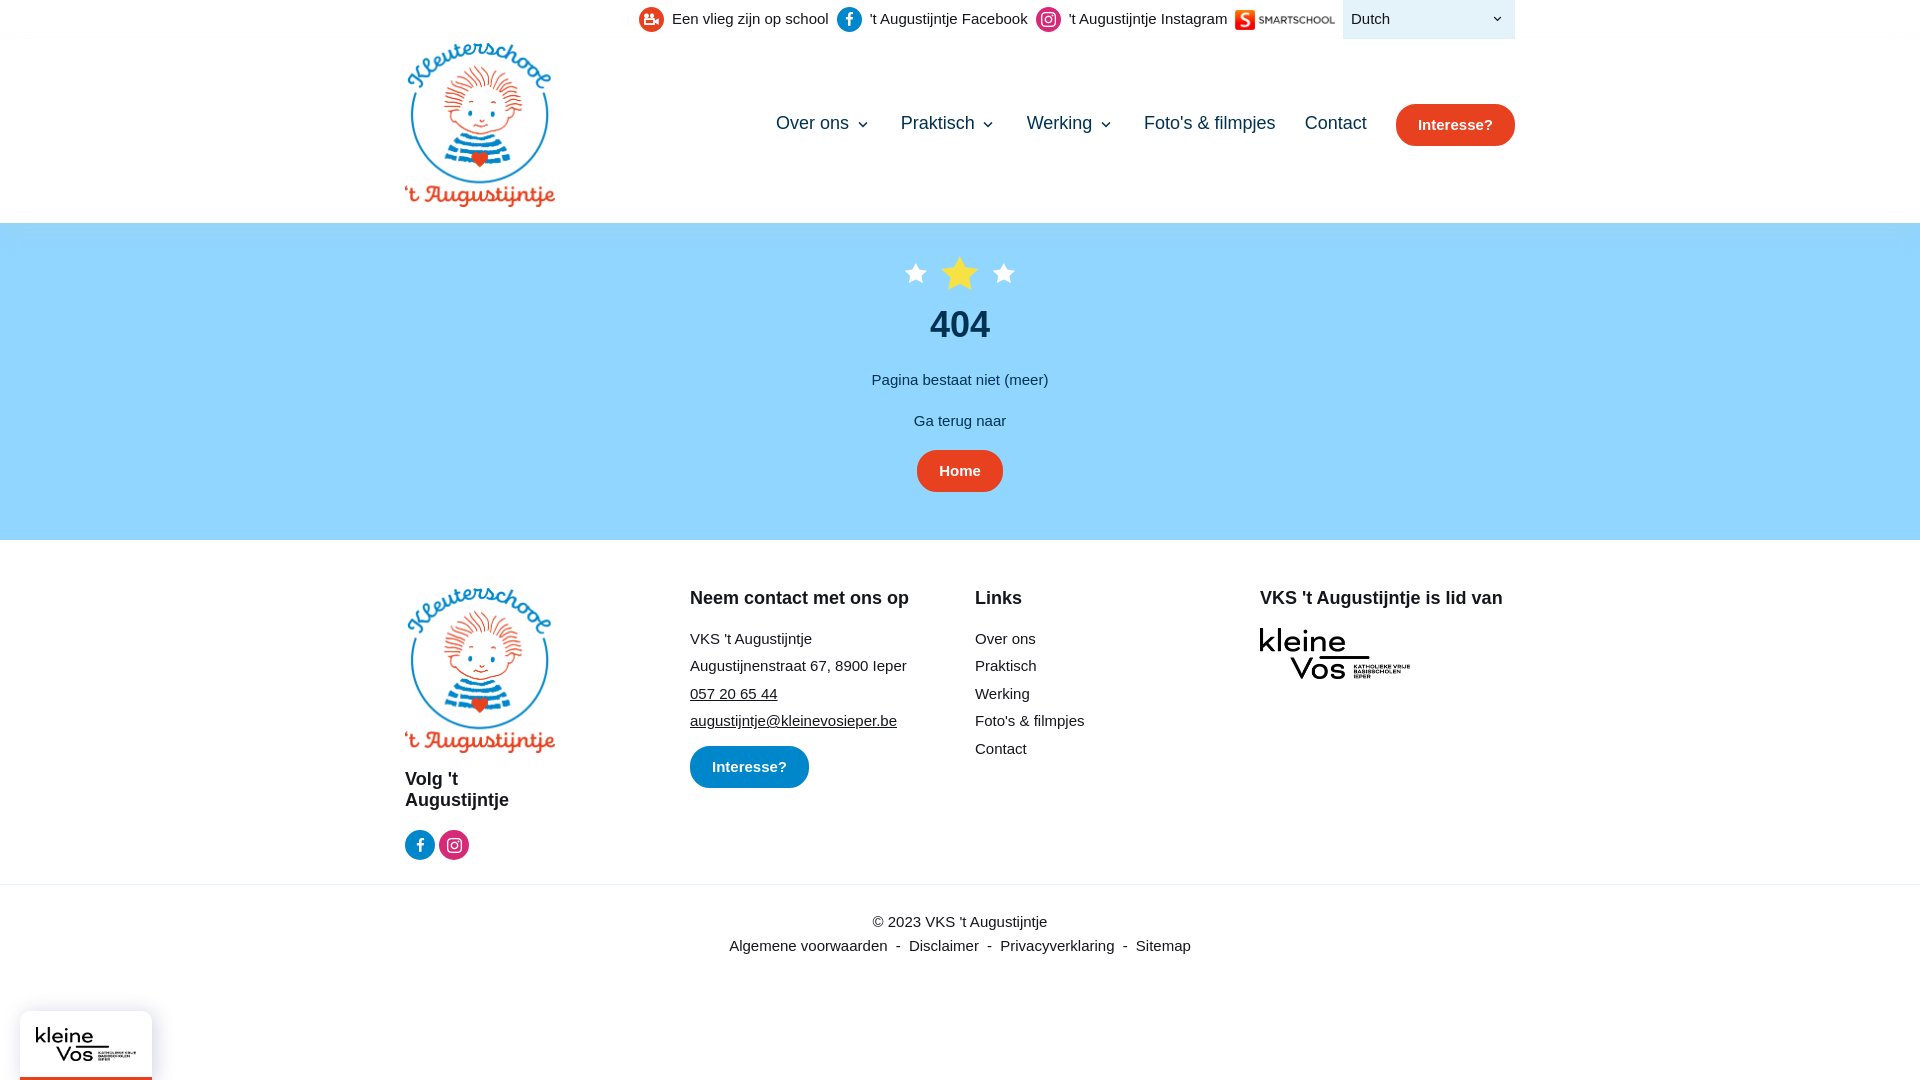 Image resolution: width=1920 pixels, height=1080 pixels. Describe the element at coordinates (480, 124) in the screenshot. I see `'VKS 't Augustijntje'` at that location.